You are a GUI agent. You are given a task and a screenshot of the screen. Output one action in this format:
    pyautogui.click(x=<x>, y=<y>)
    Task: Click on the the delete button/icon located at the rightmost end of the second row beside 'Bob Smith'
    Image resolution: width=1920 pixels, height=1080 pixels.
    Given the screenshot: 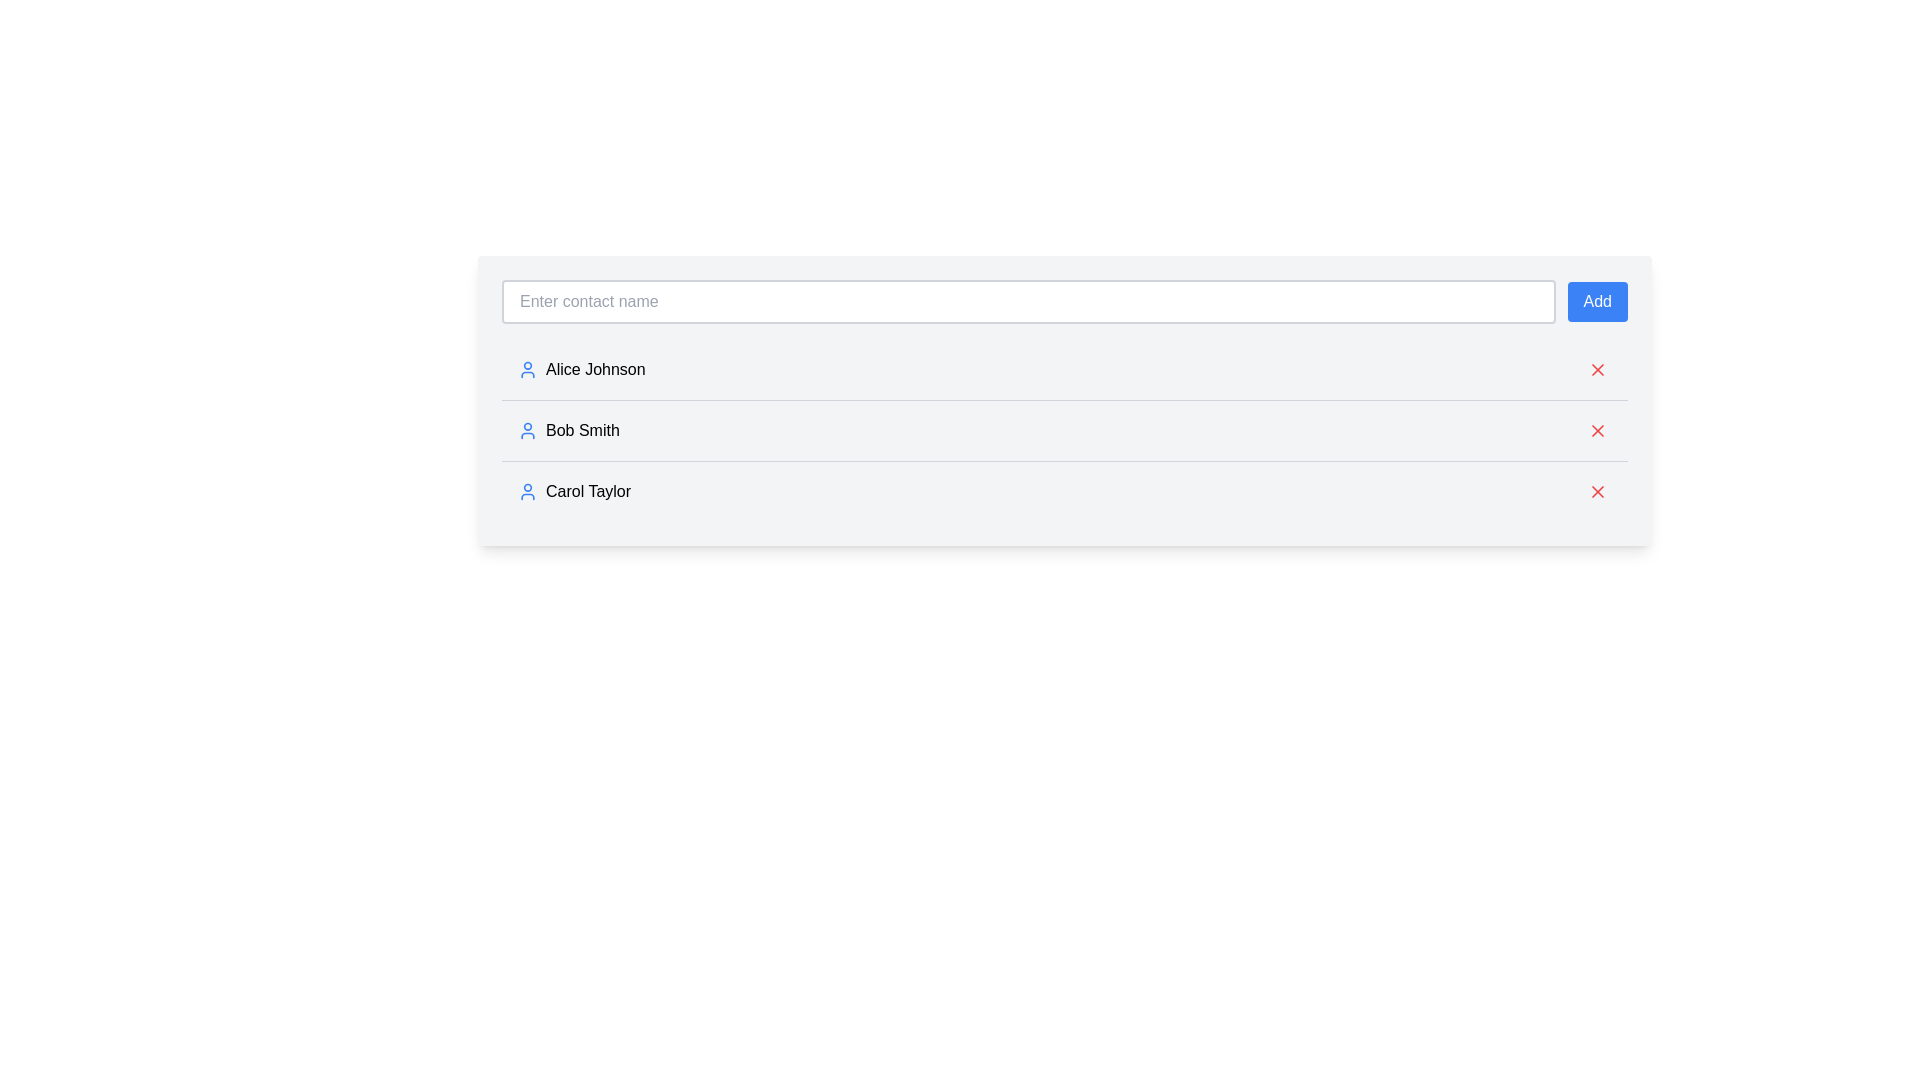 What is the action you would take?
    pyautogui.click(x=1597, y=430)
    